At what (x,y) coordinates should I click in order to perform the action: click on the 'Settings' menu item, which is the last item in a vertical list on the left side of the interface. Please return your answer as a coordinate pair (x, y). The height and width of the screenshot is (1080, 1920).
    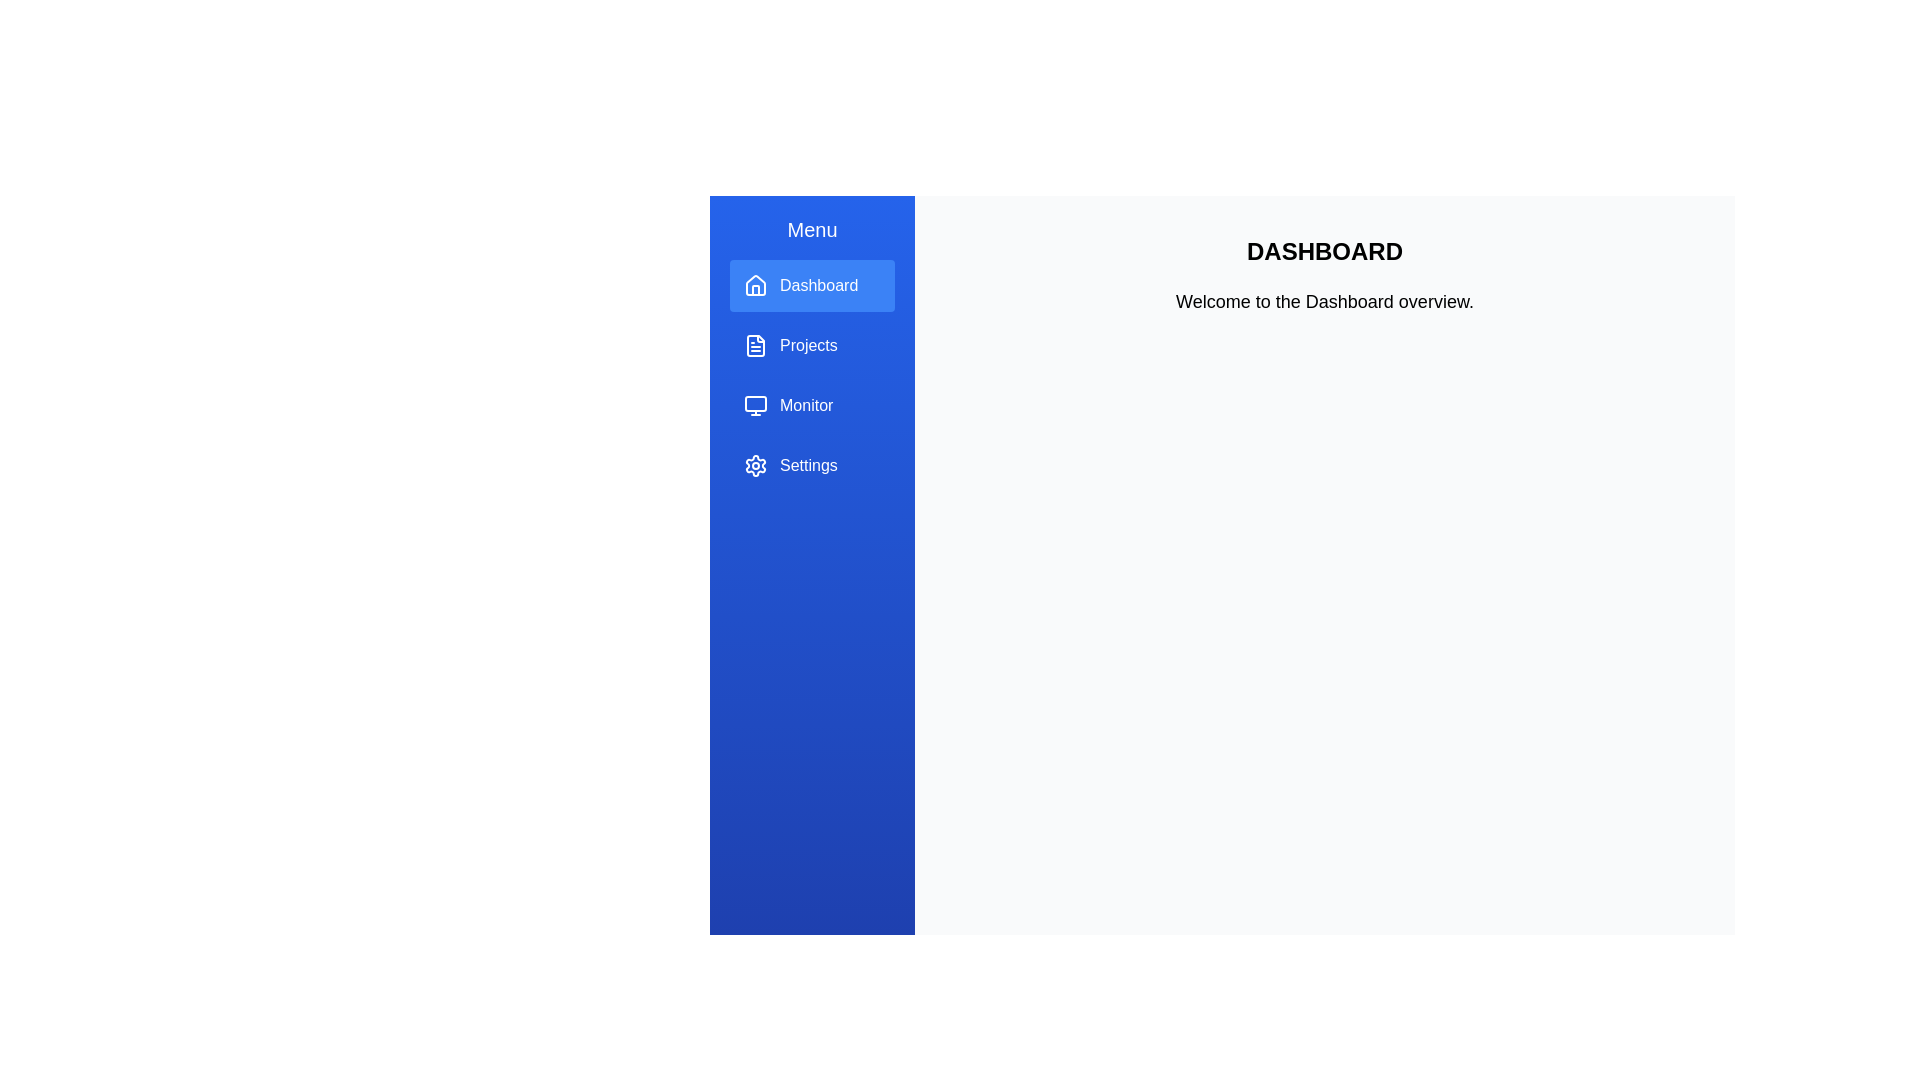
    Looking at the image, I should click on (812, 466).